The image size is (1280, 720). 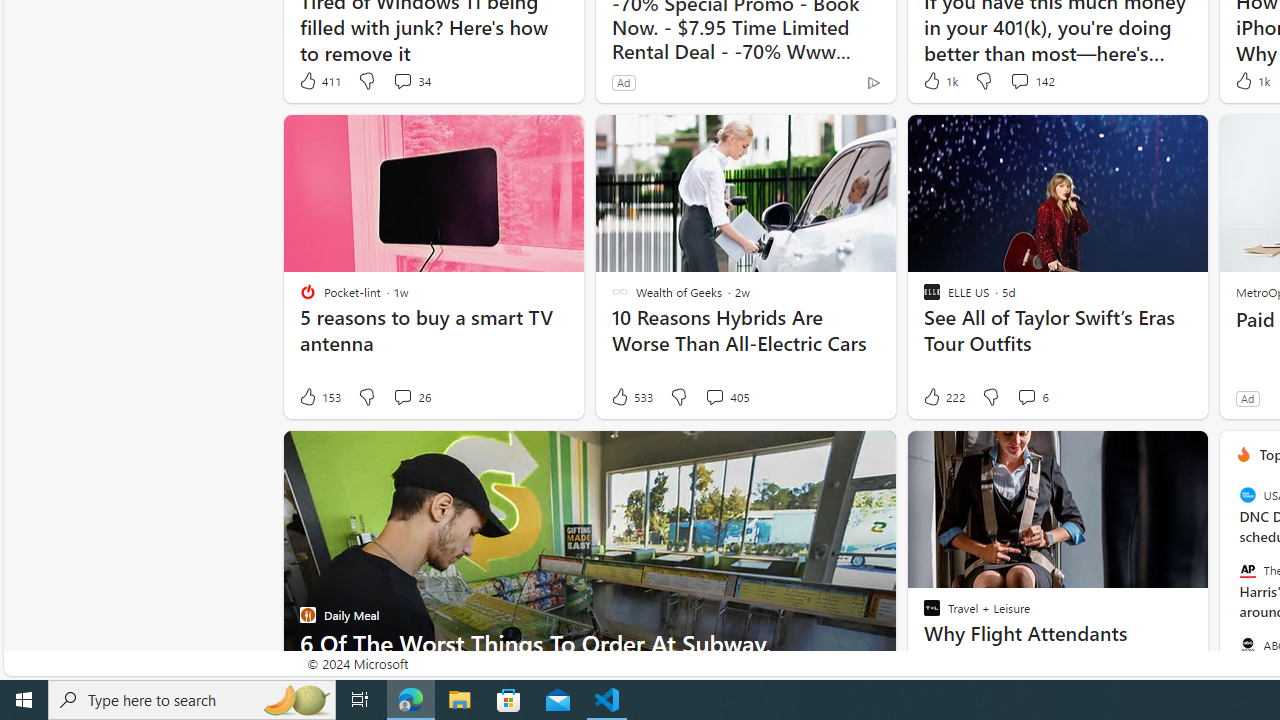 I want to click on '222 Like', so click(x=941, y=397).